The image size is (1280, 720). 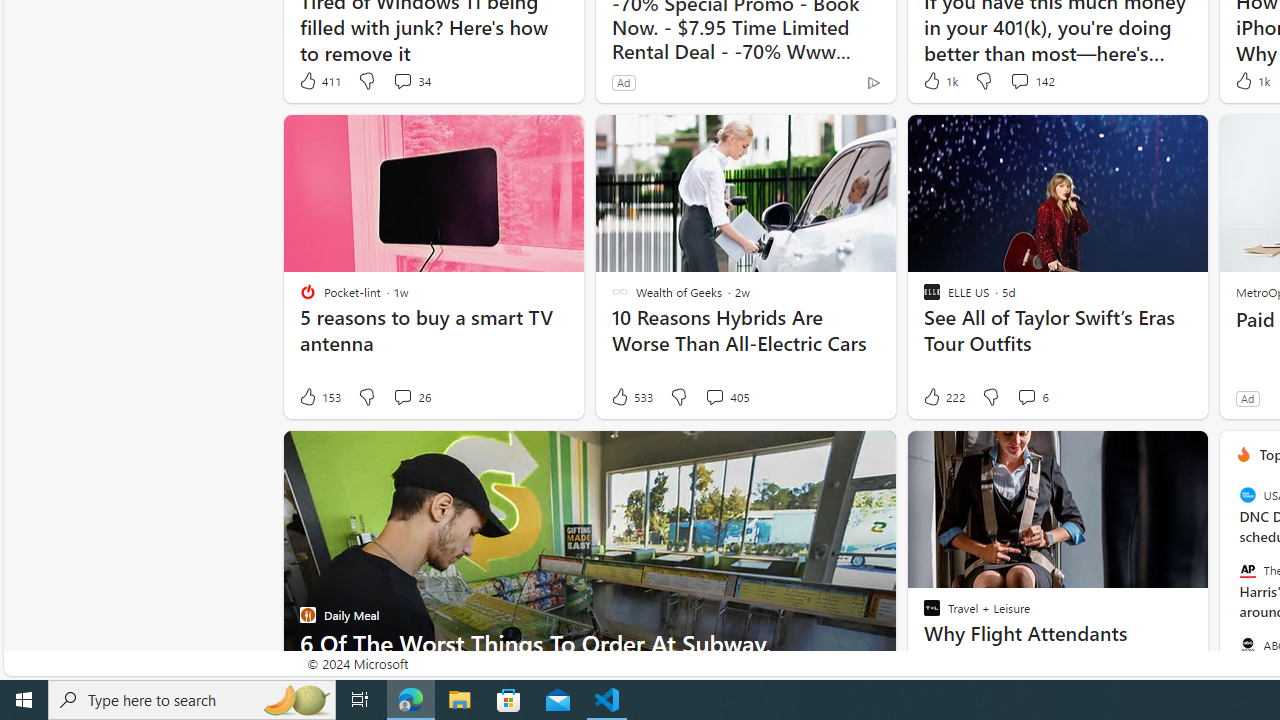 I want to click on '222 Like', so click(x=941, y=397).